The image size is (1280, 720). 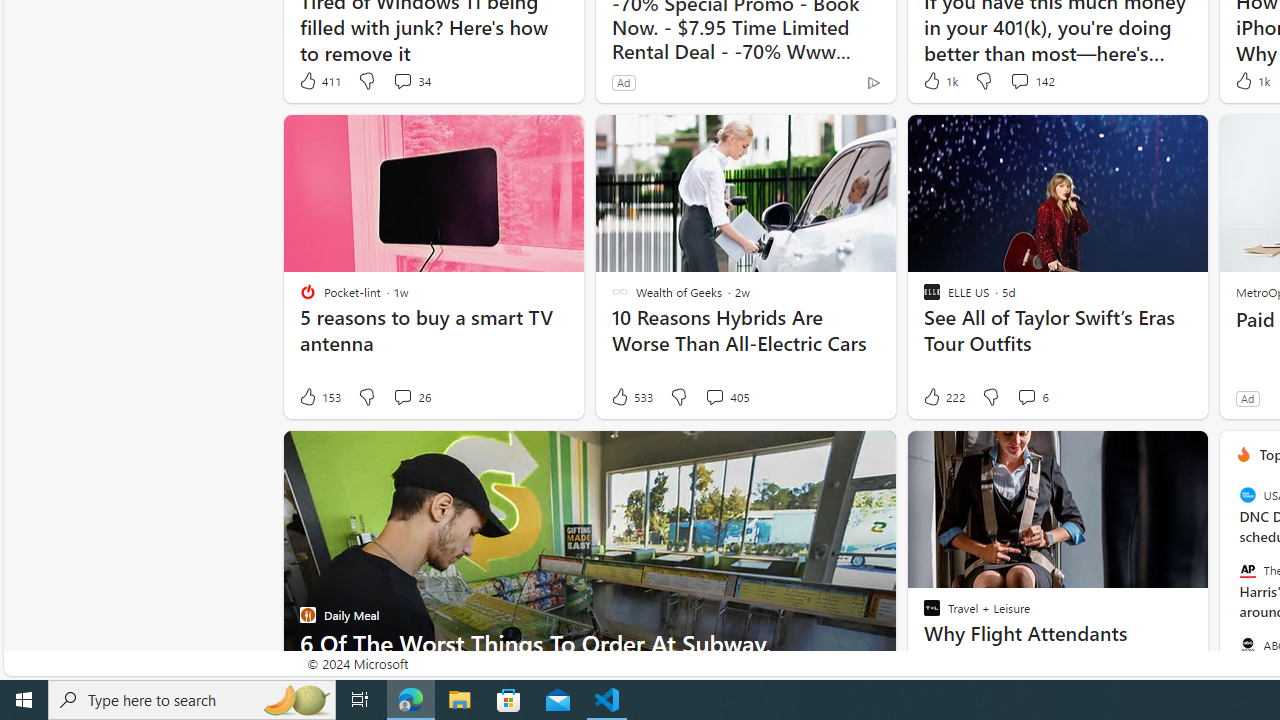 I want to click on '222 Like', so click(x=941, y=397).